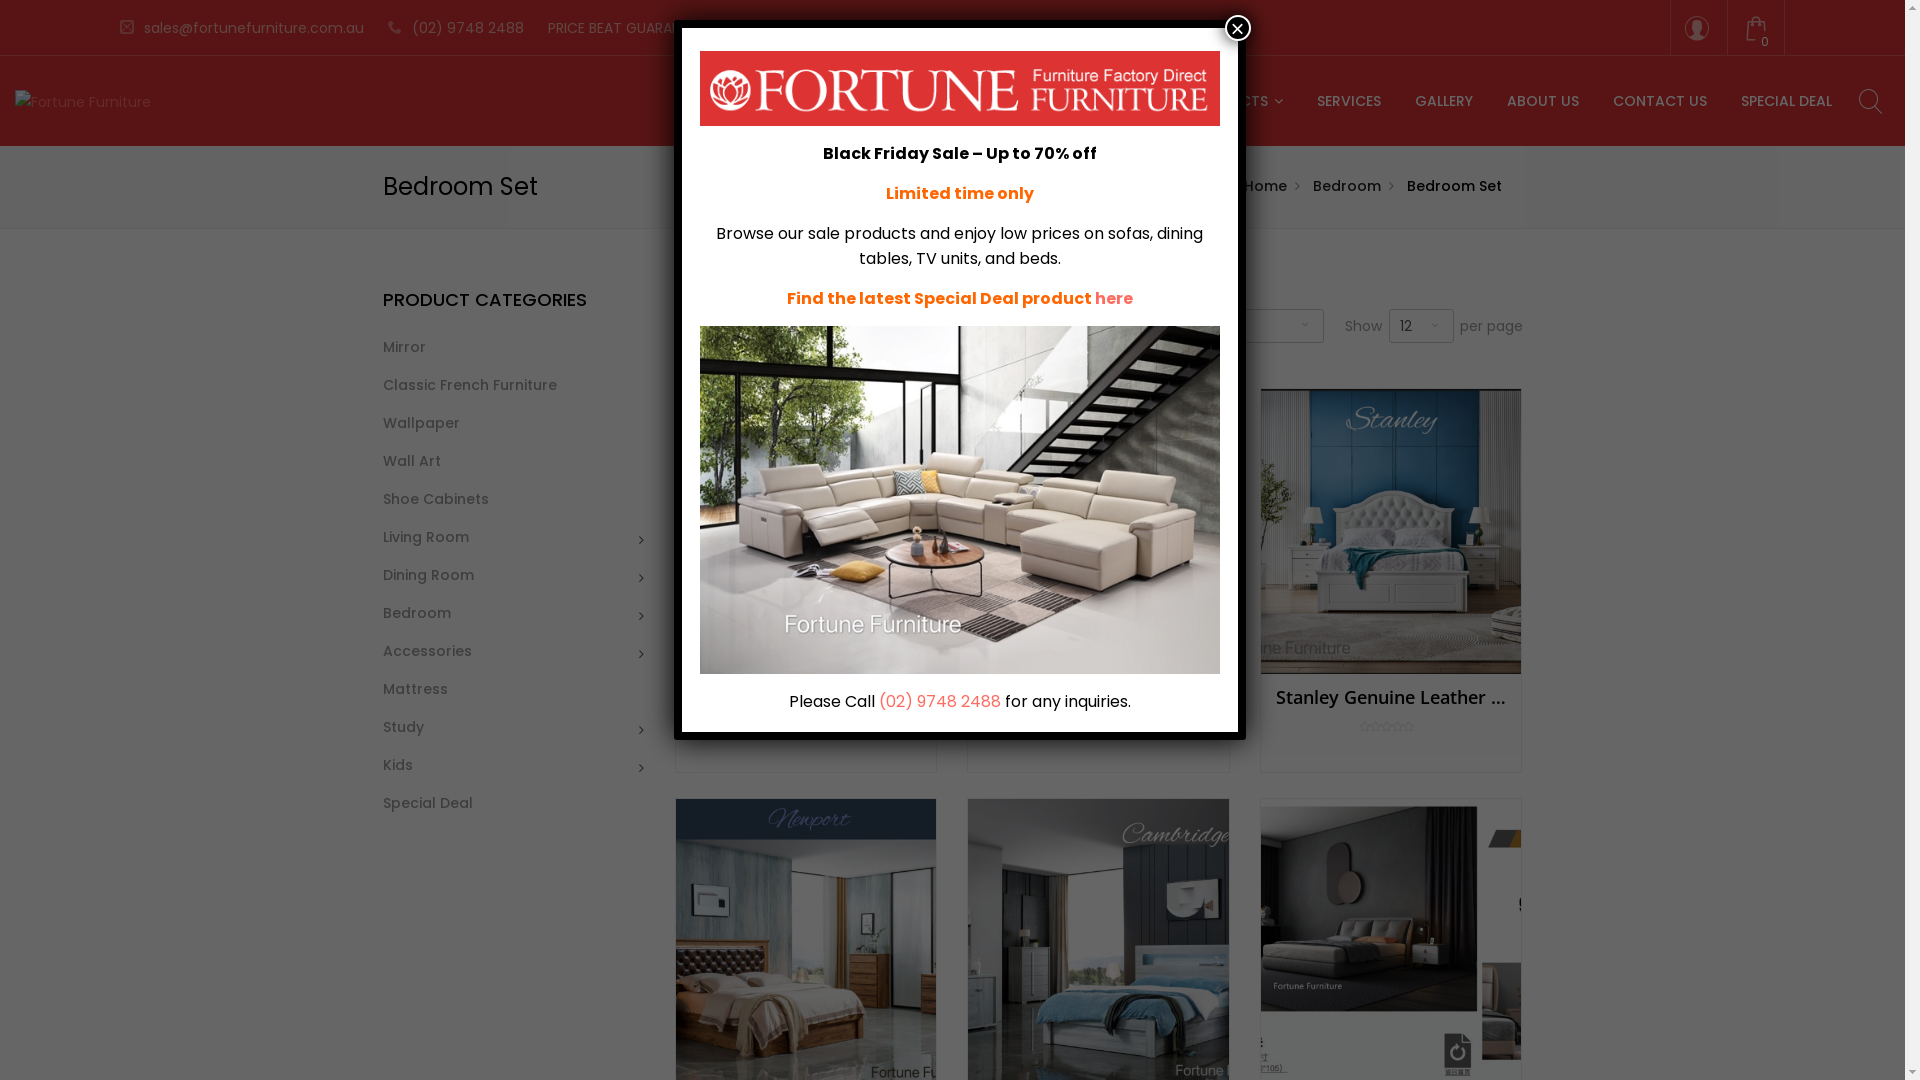 This screenshot has width=1920, height=1080. I want to click on 'Bedroom', so click(415, 609).